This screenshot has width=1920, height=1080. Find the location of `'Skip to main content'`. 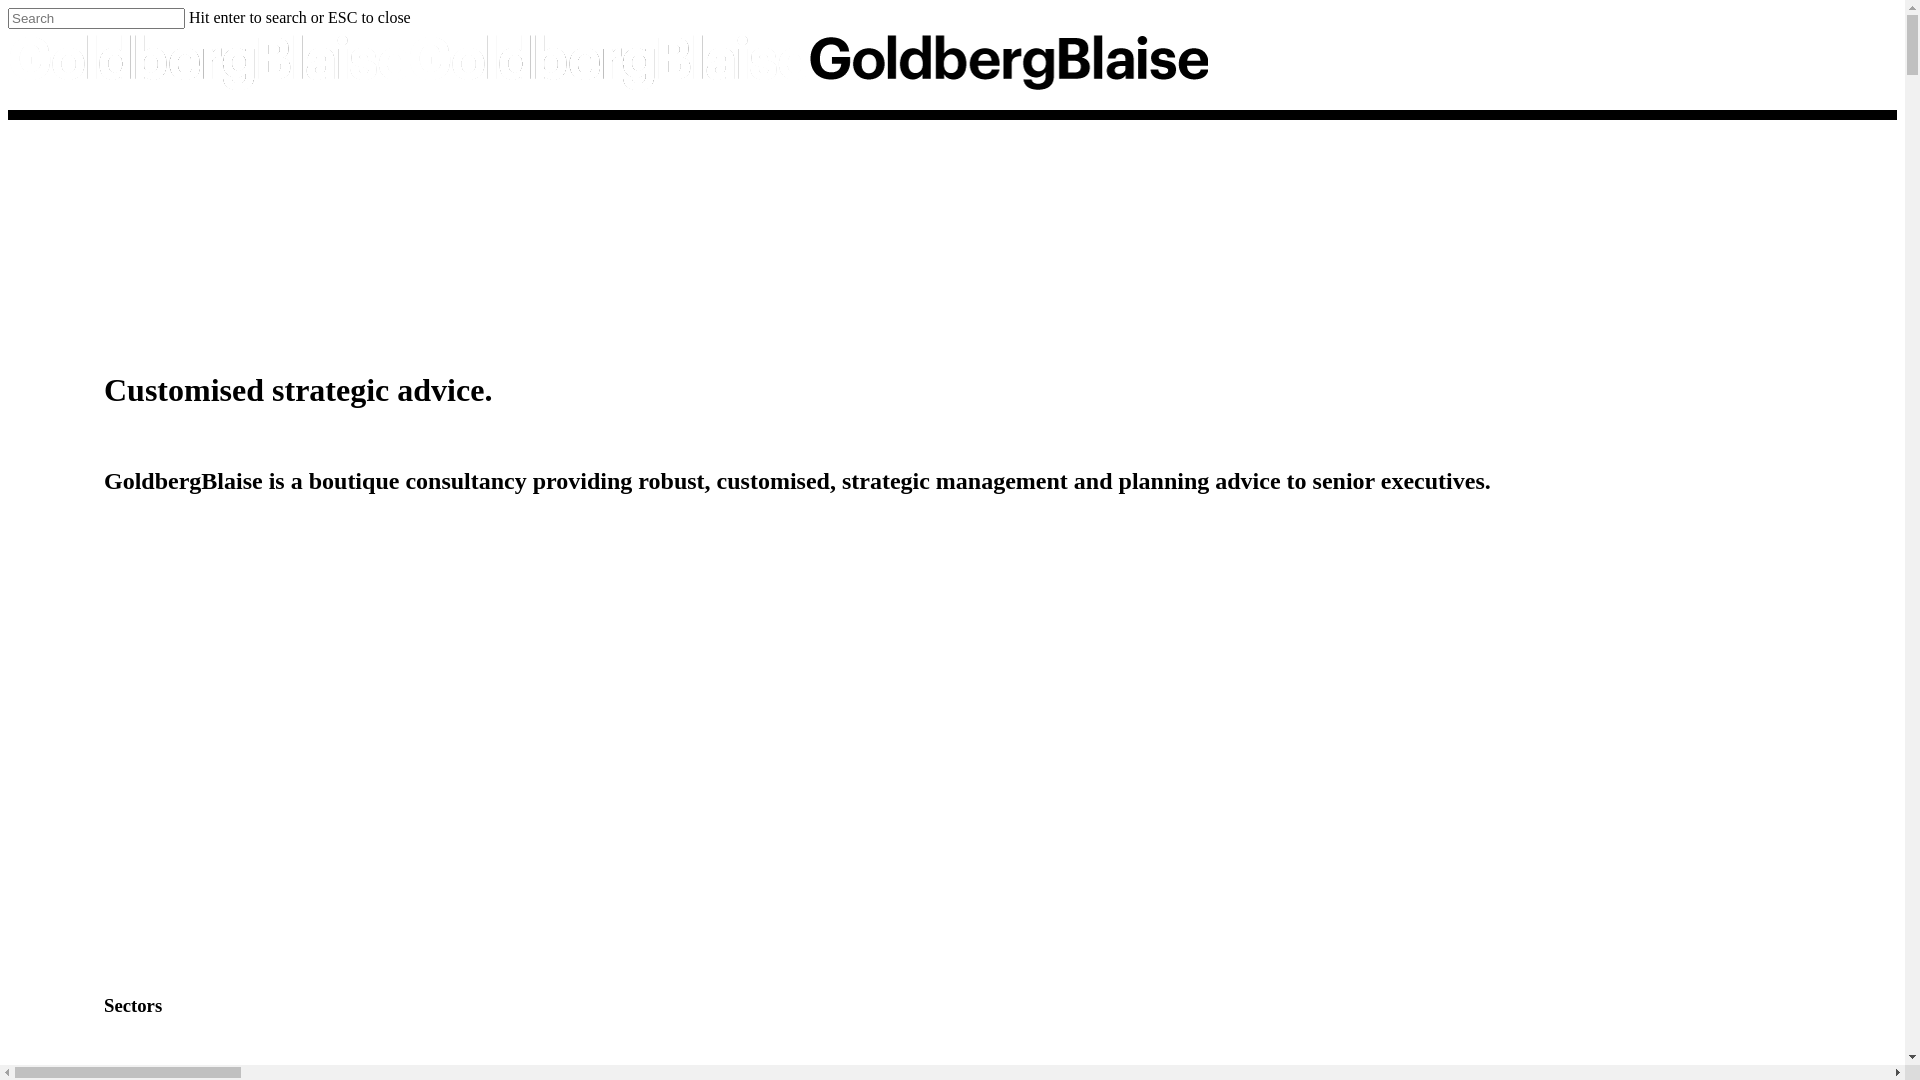

'Skip to main content' is located at coordinates (7, 7).